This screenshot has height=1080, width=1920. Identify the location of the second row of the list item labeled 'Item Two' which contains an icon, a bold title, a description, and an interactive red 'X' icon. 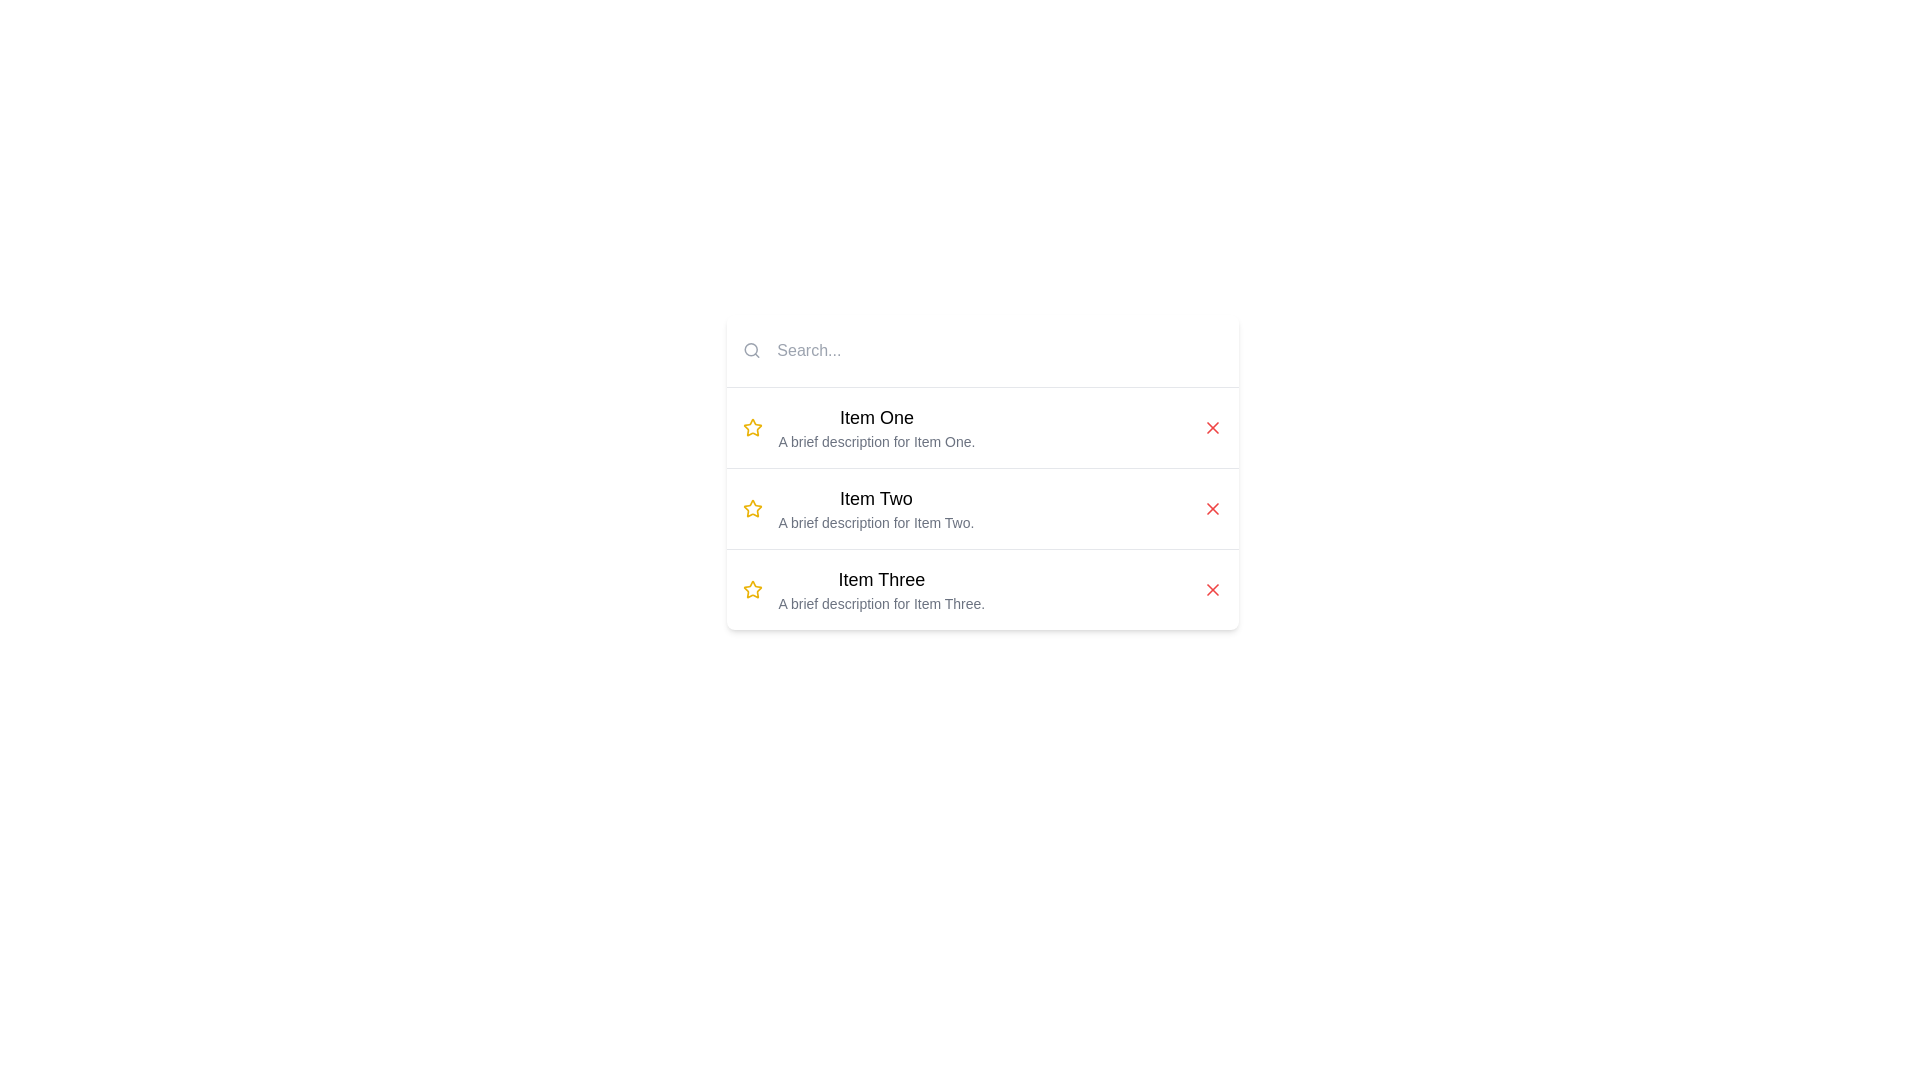
(982, 507).